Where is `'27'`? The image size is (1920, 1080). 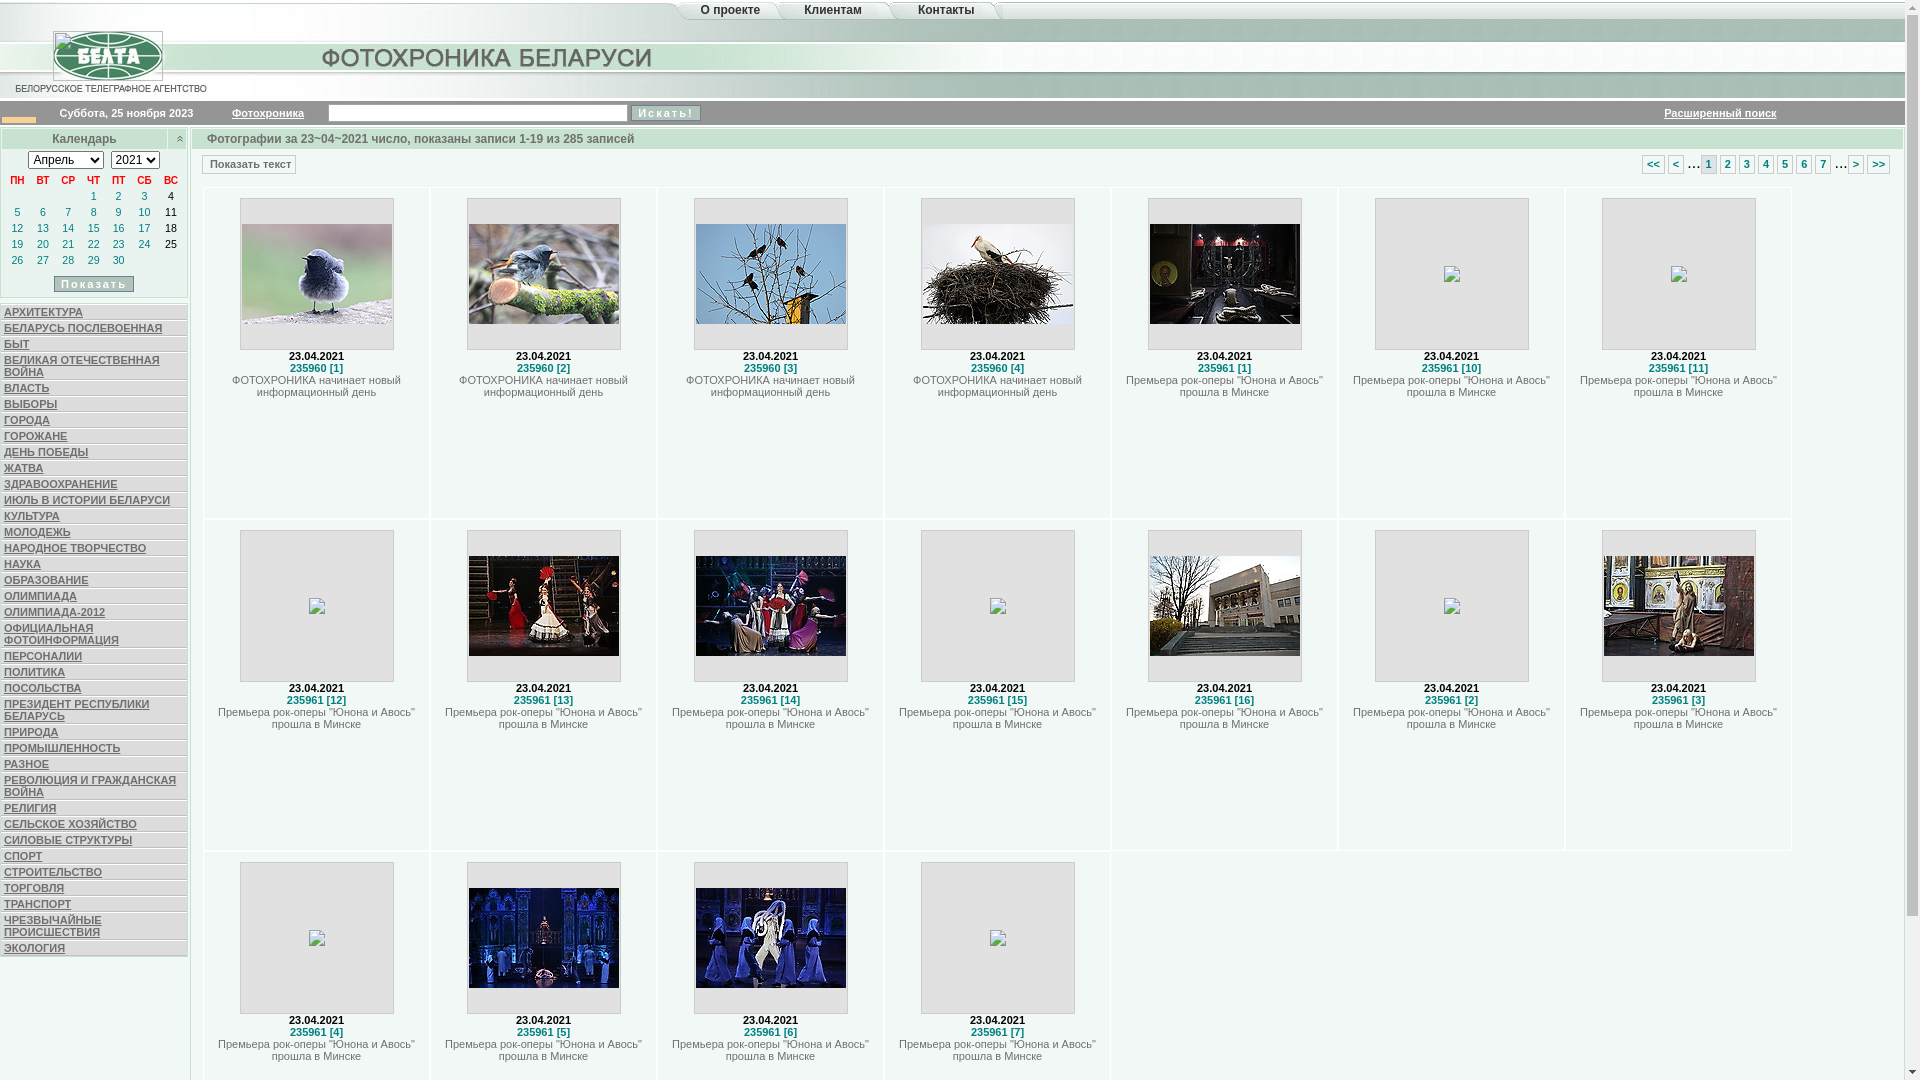 '27' is located at coordinates (43, 258).